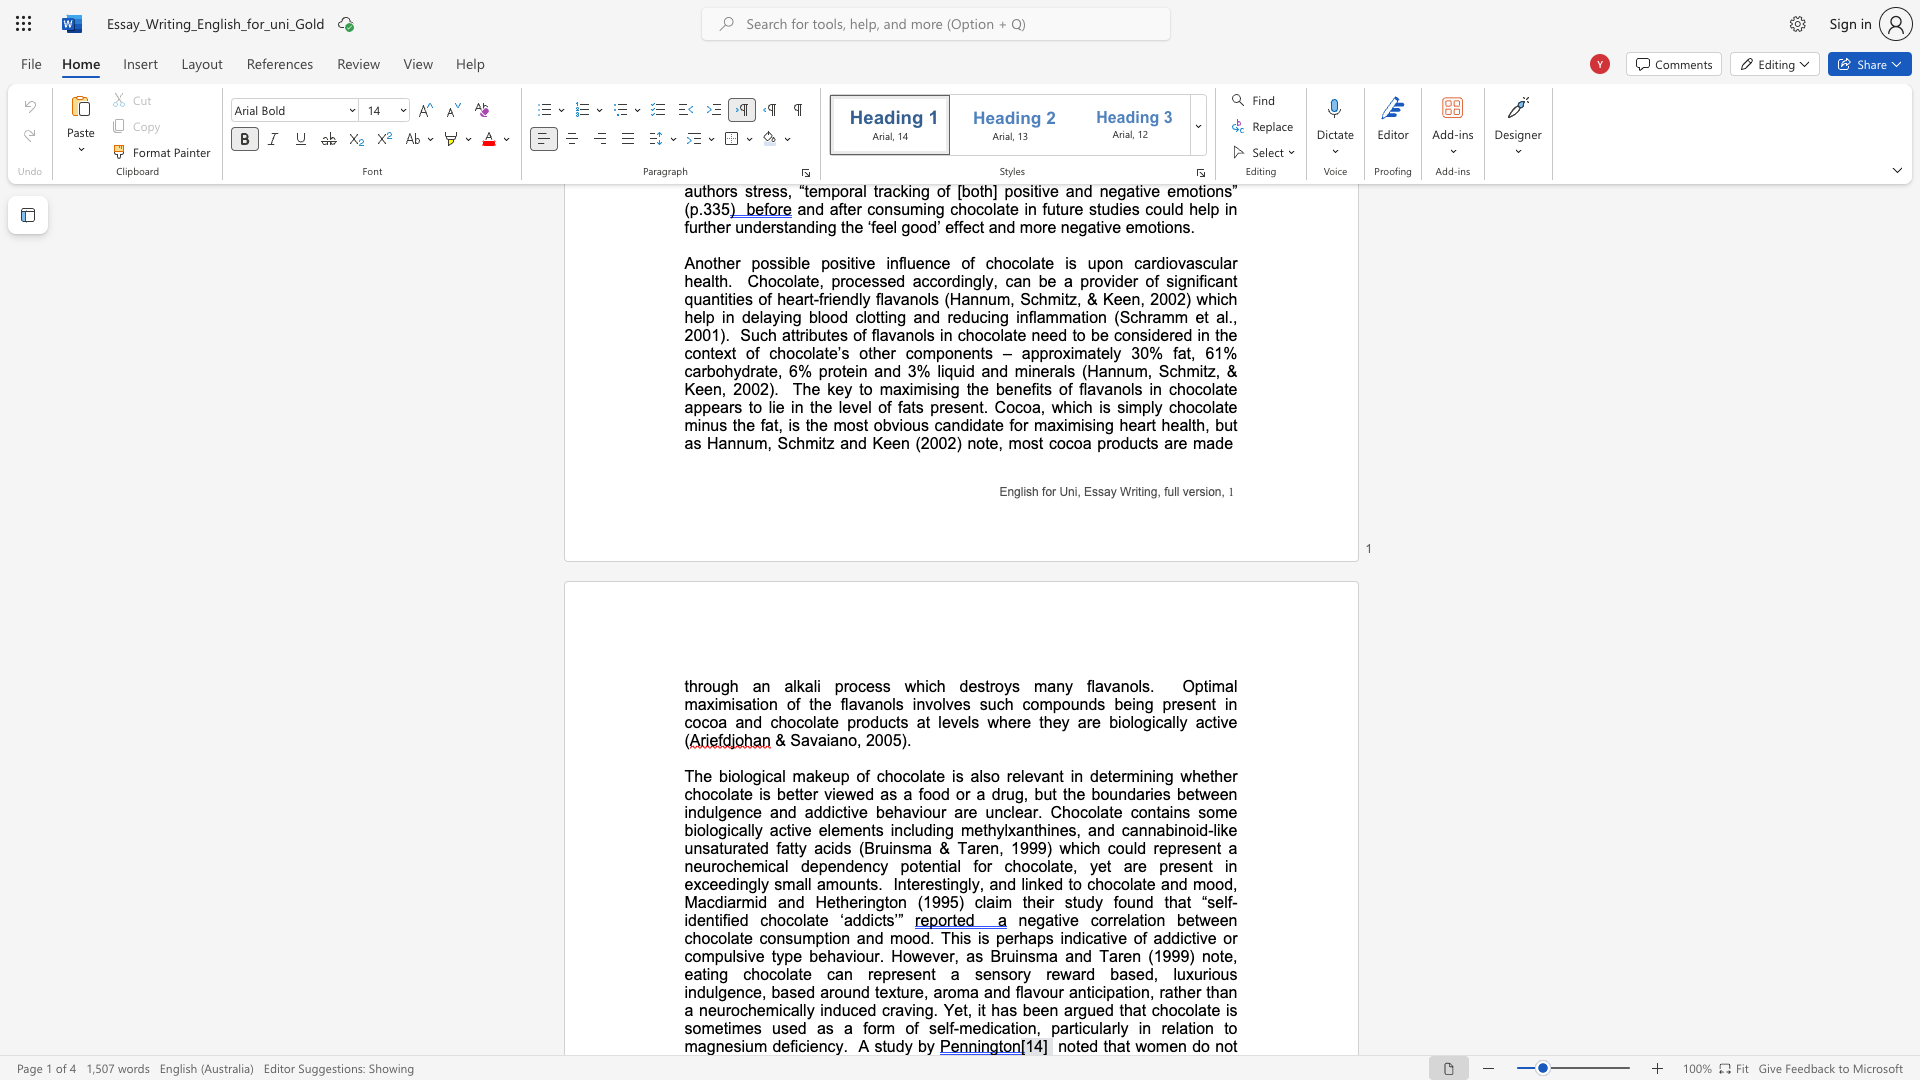 This screenshot has width=1920, height=1080. Describe the element at coordinates (944, 1028) in the screenshot. I see `the subset text "lf-medication, particular" within the text "and flavour anticipation, rather than a neurochemically induced craving. Yet, it has been argued that chocolate is sometimes used as a form of self-medication, particularly in relation to magnesium deficiency"` at that location.